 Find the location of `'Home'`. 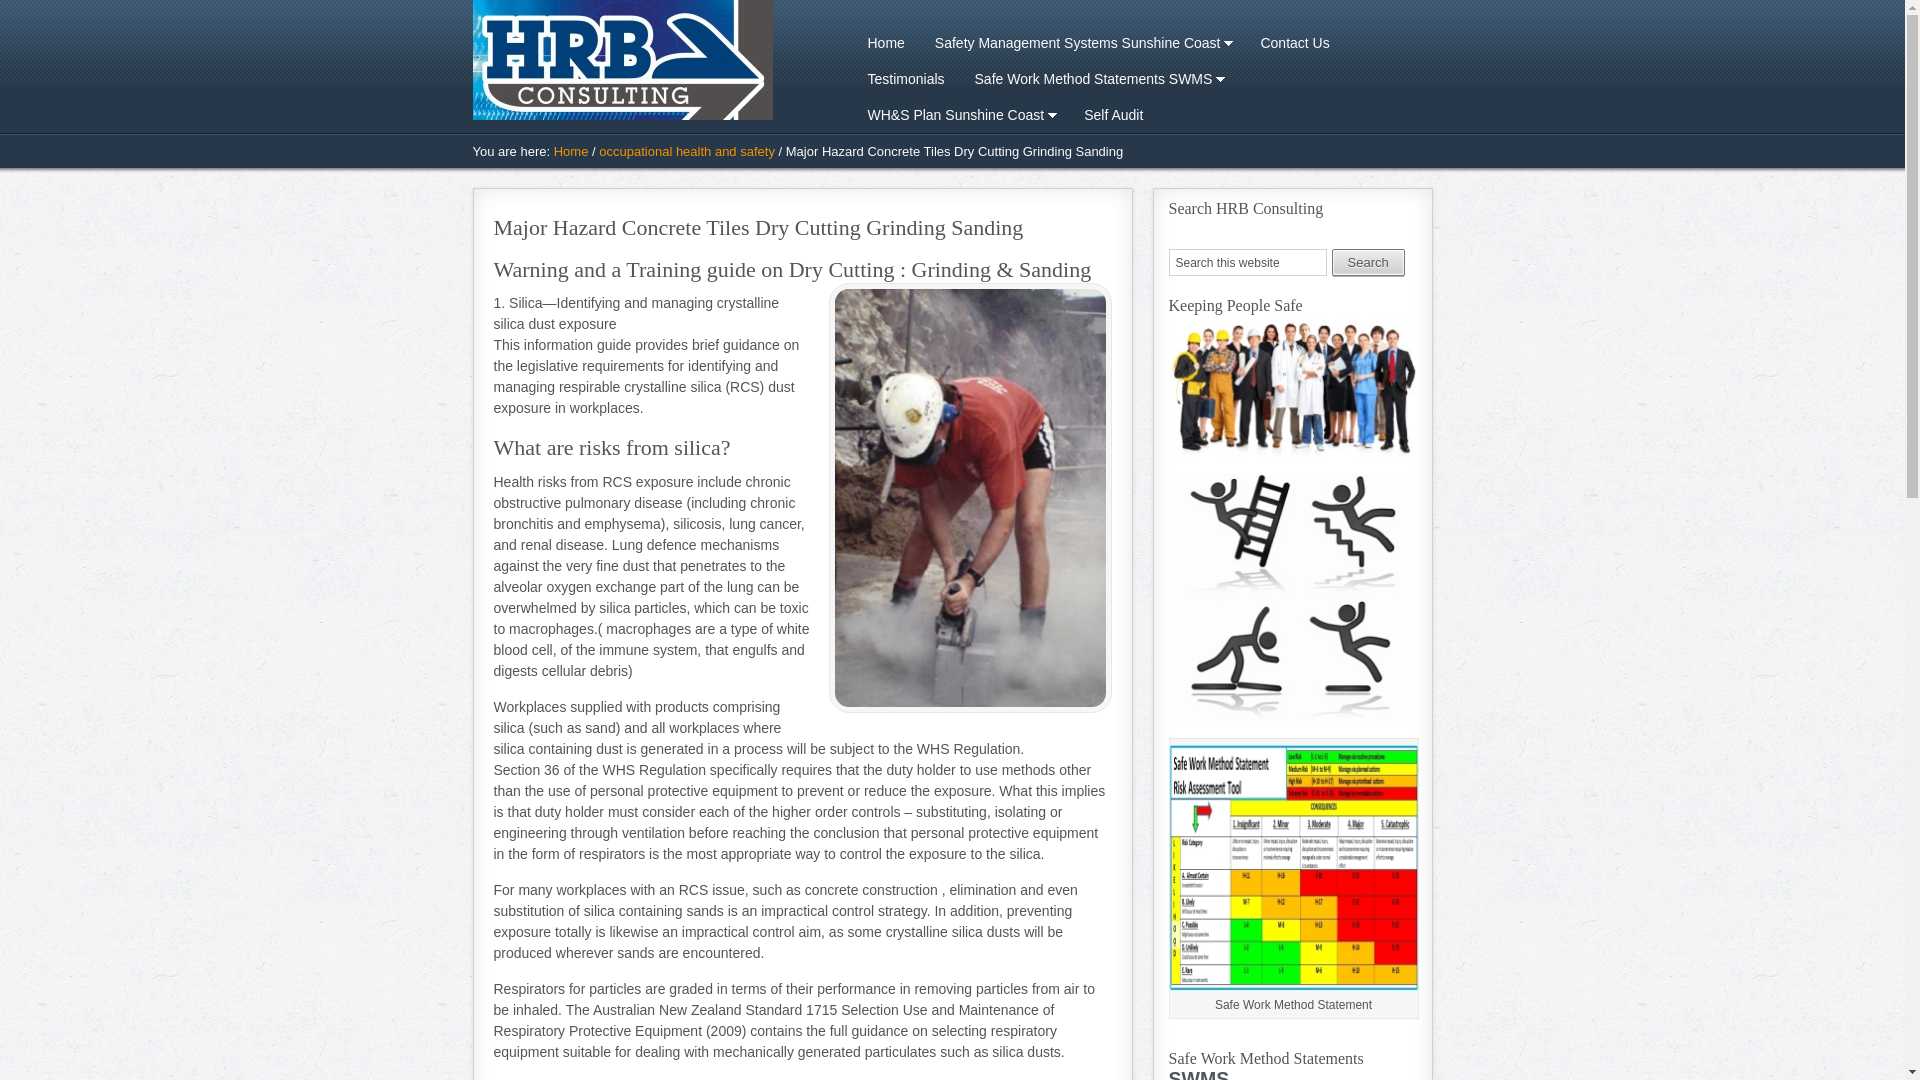

'Home' is located at coordinates (570, 150).